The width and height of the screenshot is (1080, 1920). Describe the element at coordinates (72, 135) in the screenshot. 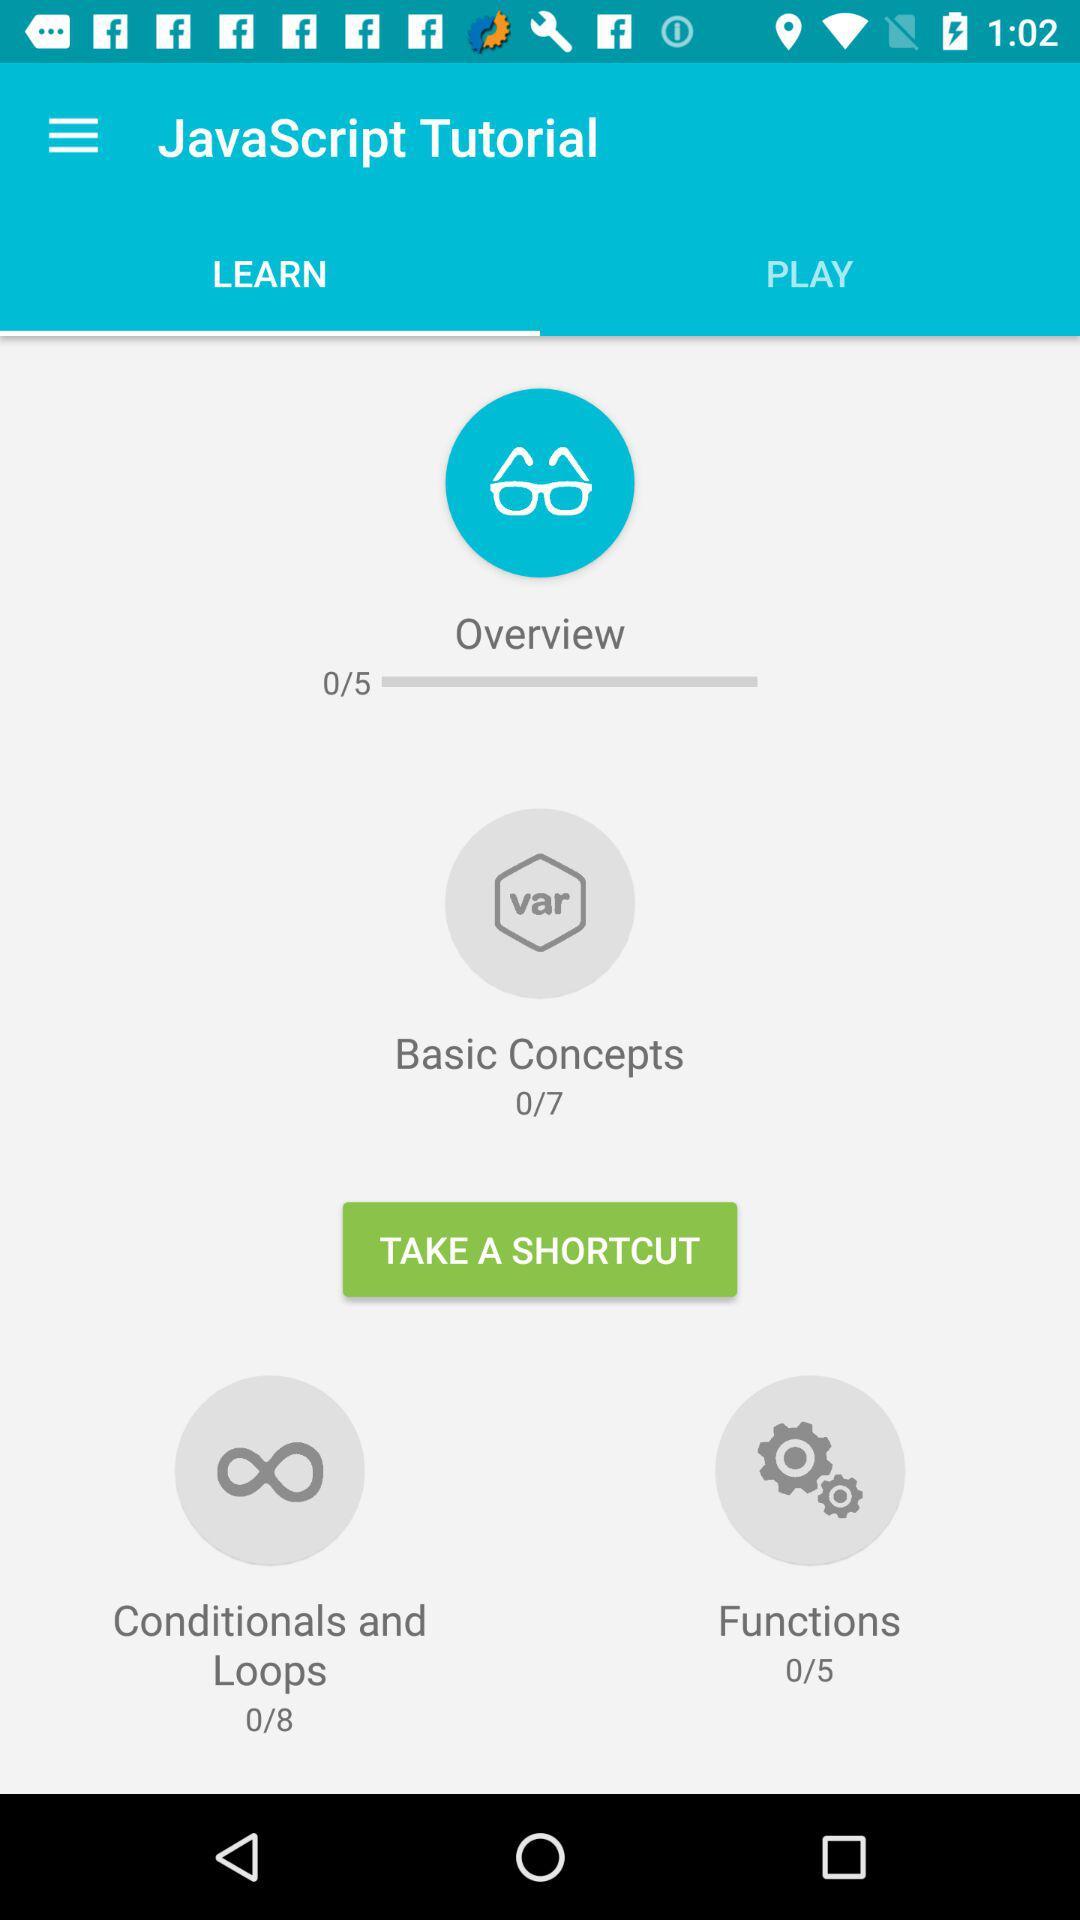

I see `the icon to the left of javascript tutorial item` at that location.